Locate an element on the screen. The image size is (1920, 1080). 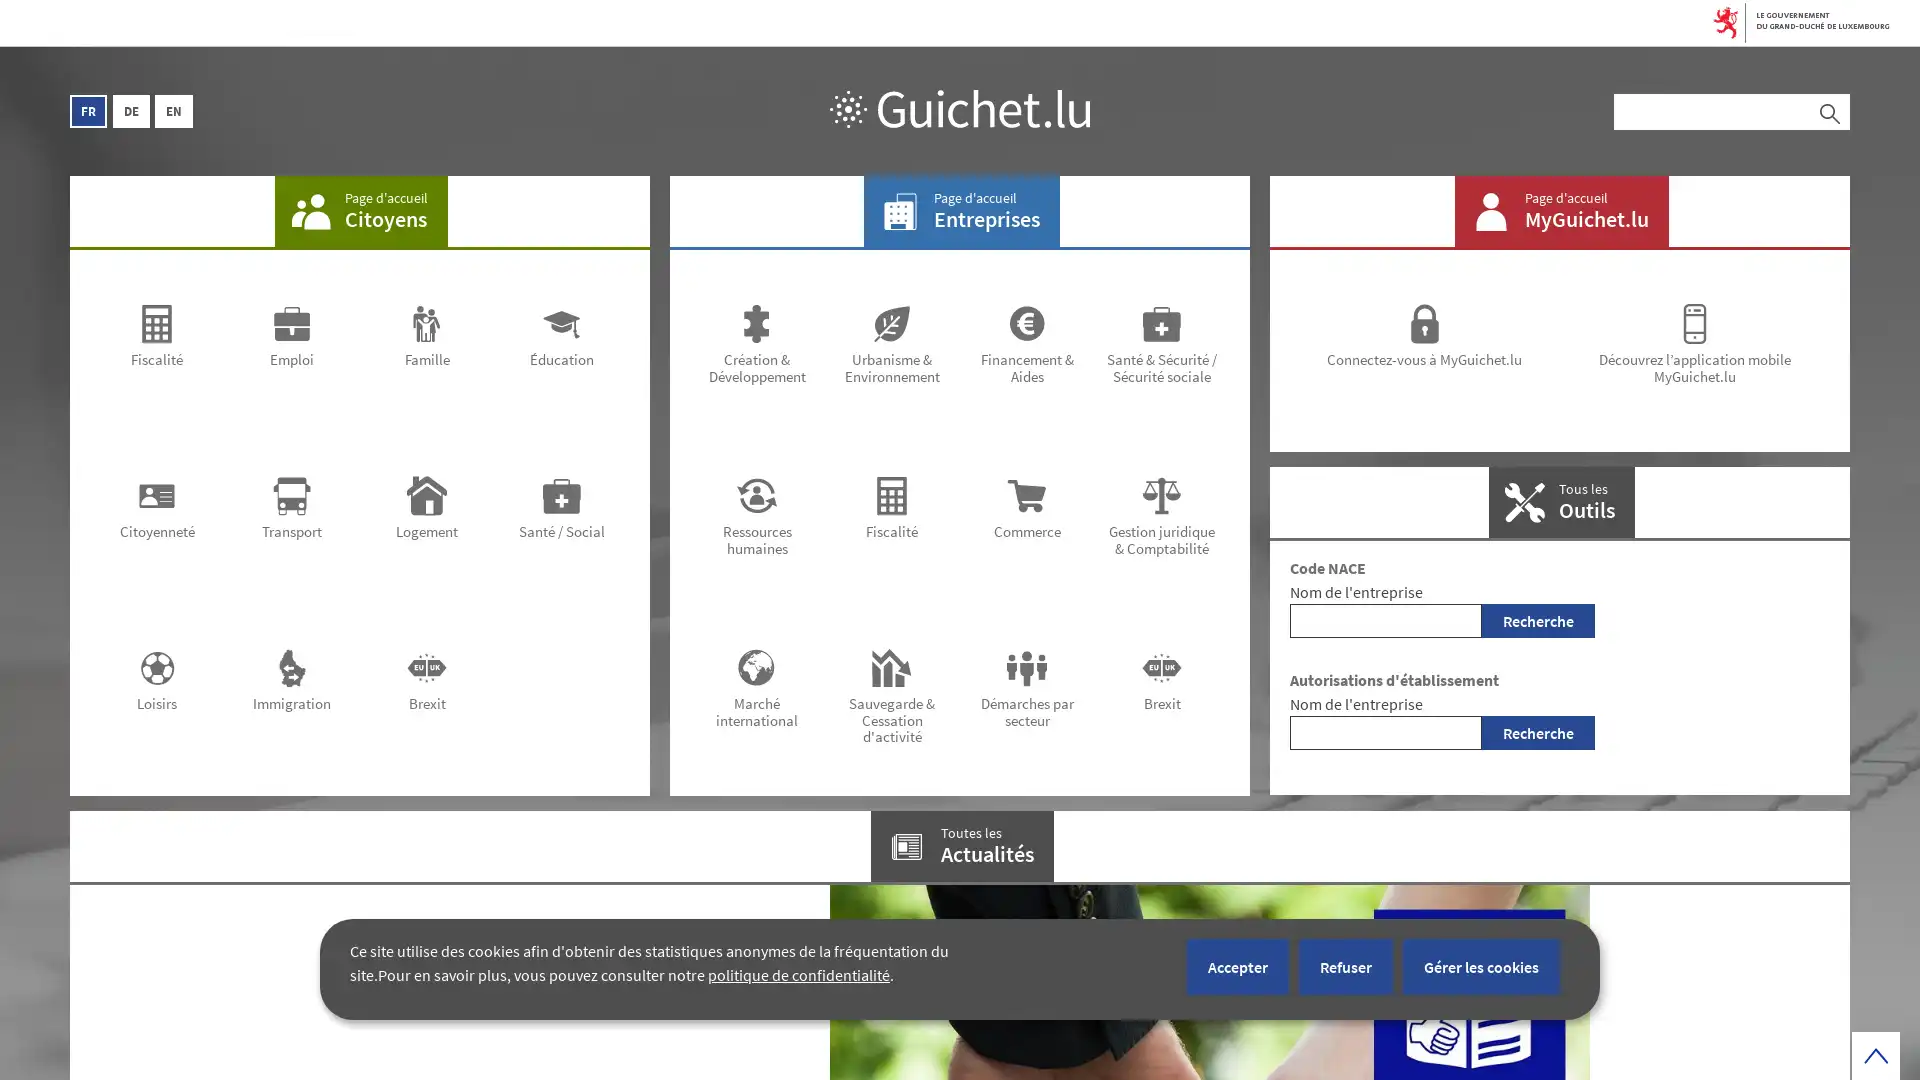
Accepter is located at coordinates (1237, 966).